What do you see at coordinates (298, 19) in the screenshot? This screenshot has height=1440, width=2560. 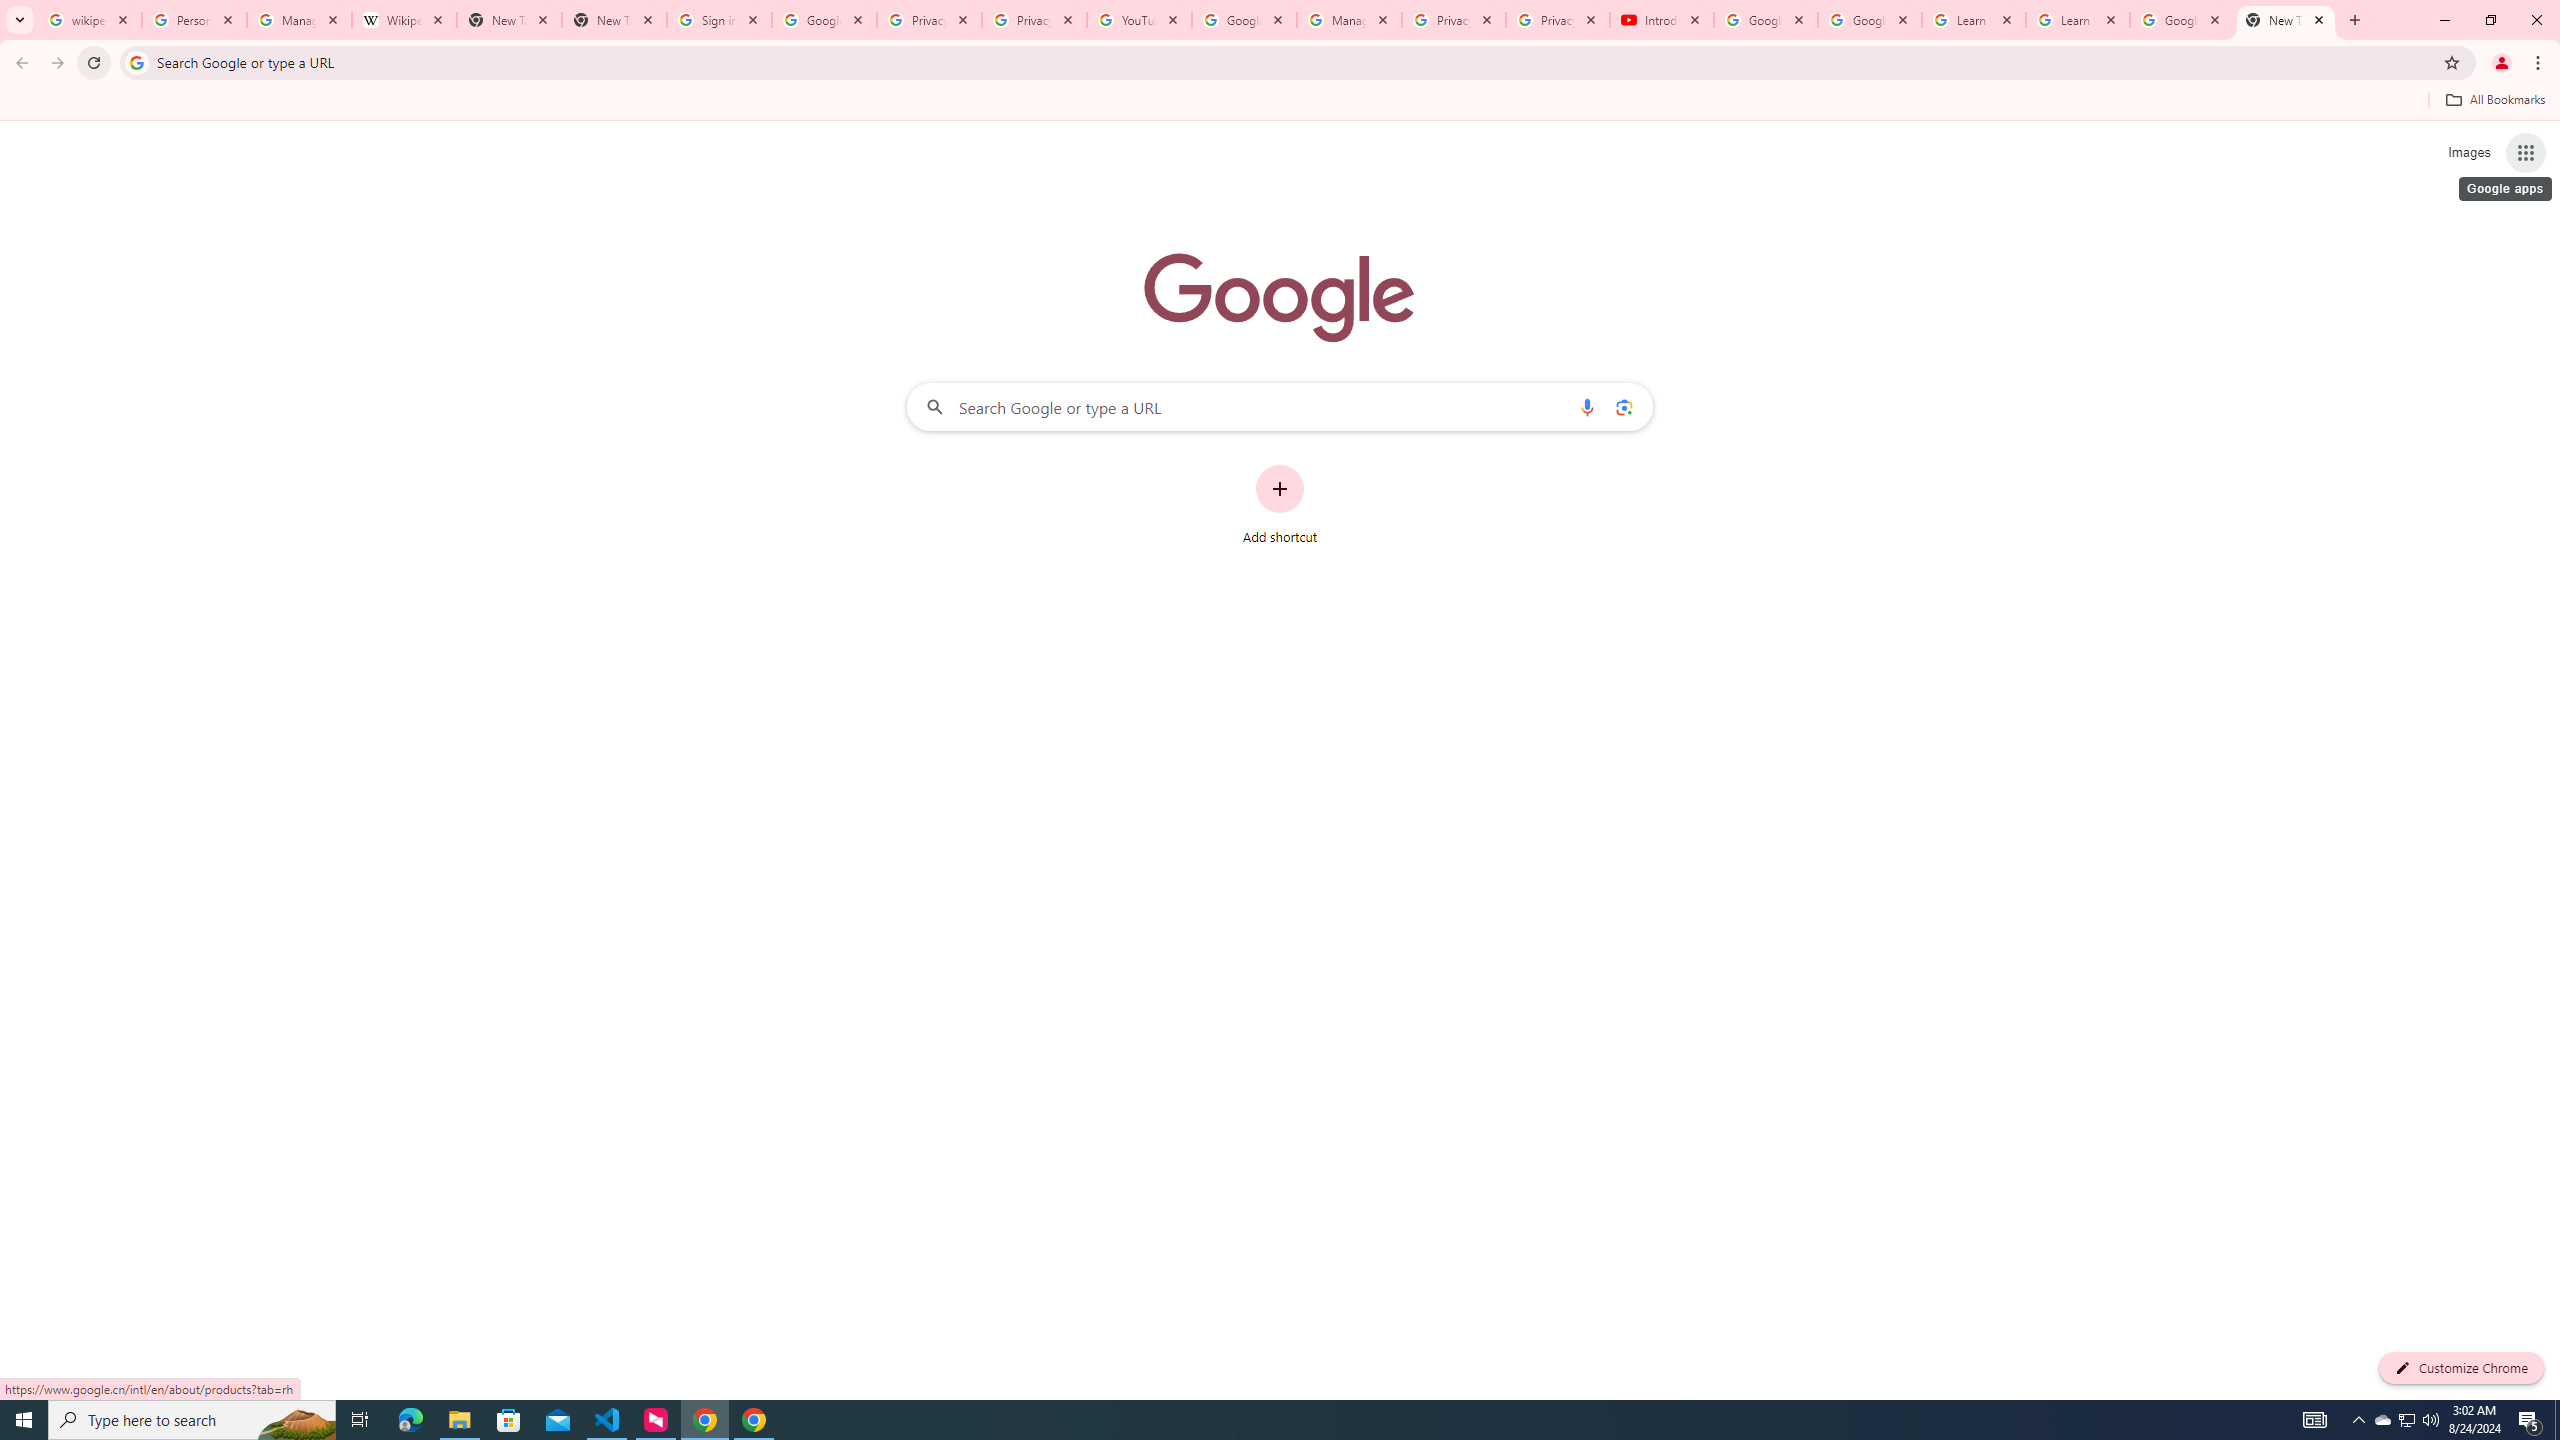 I see `'Manage your Location History - Google Search Help'` at bounding box center [298, 19].